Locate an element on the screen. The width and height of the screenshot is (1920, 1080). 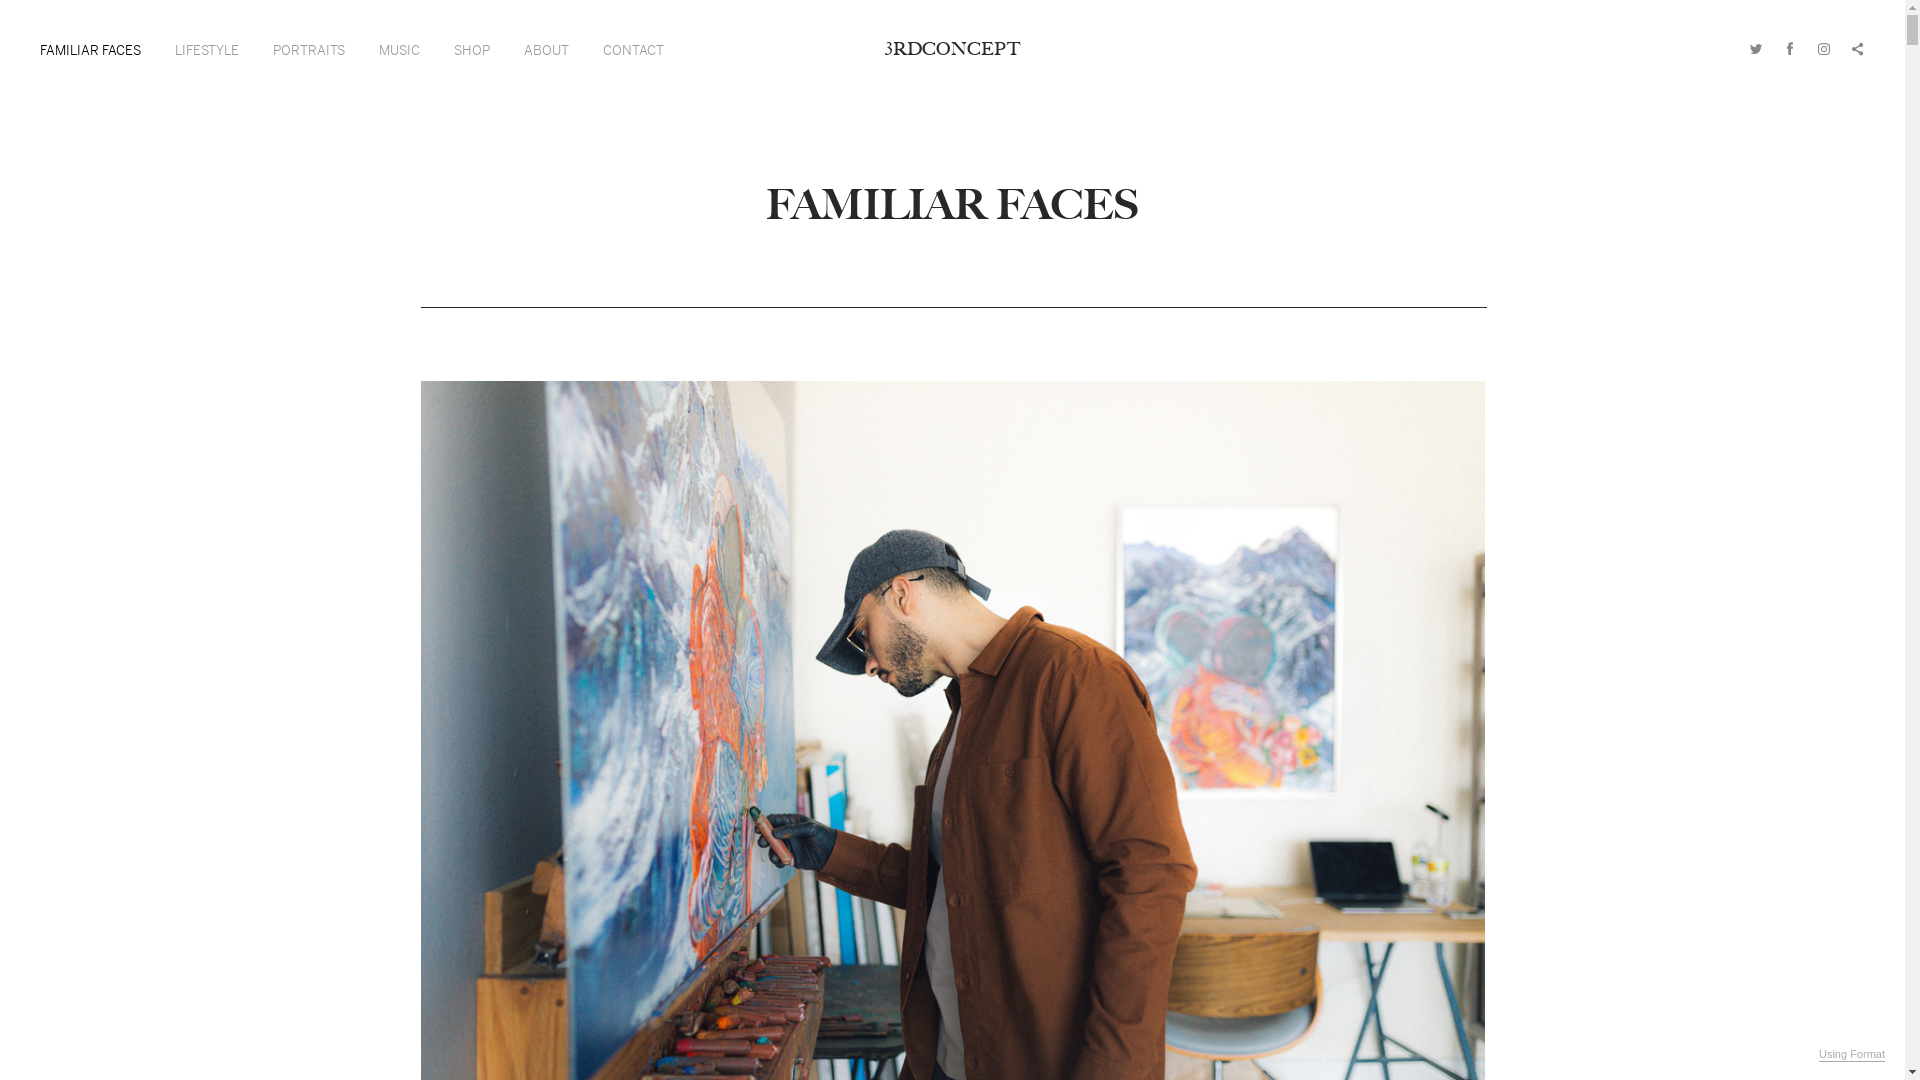
'SHOP' is located at coordinates (470, 49).